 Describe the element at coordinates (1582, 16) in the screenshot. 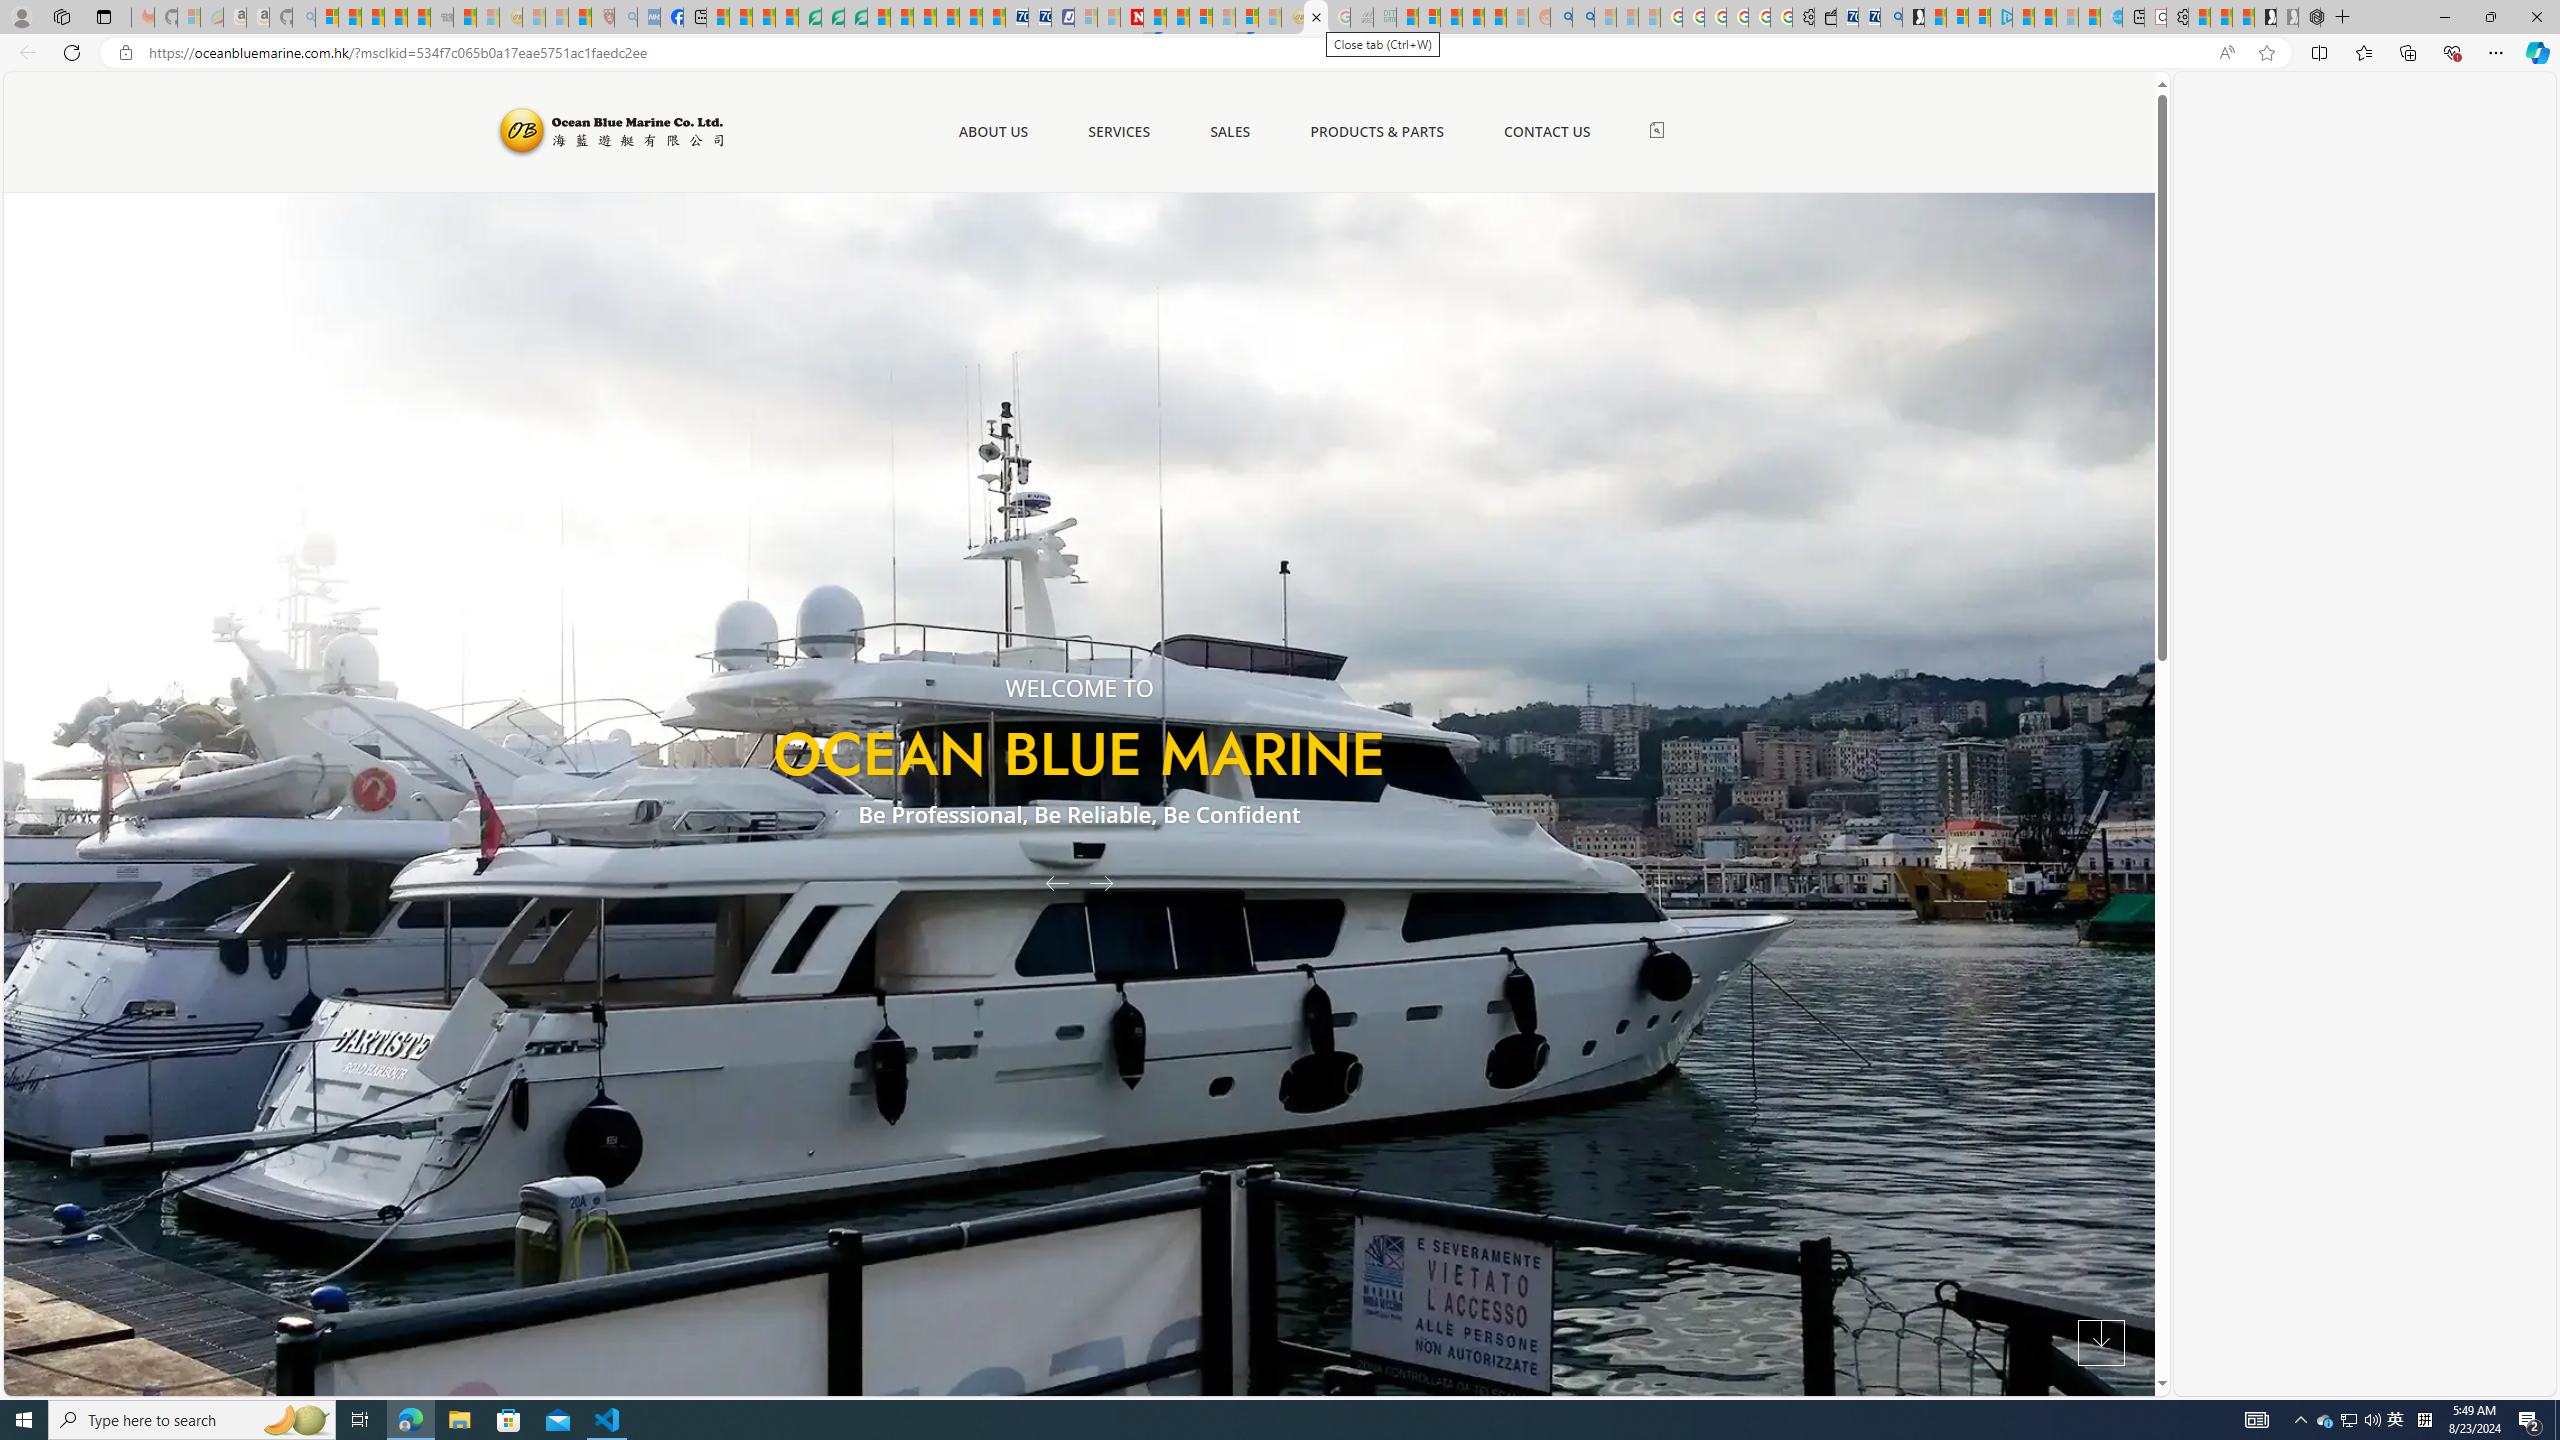

I see `'Utah sues federal government - Search'` at that location.